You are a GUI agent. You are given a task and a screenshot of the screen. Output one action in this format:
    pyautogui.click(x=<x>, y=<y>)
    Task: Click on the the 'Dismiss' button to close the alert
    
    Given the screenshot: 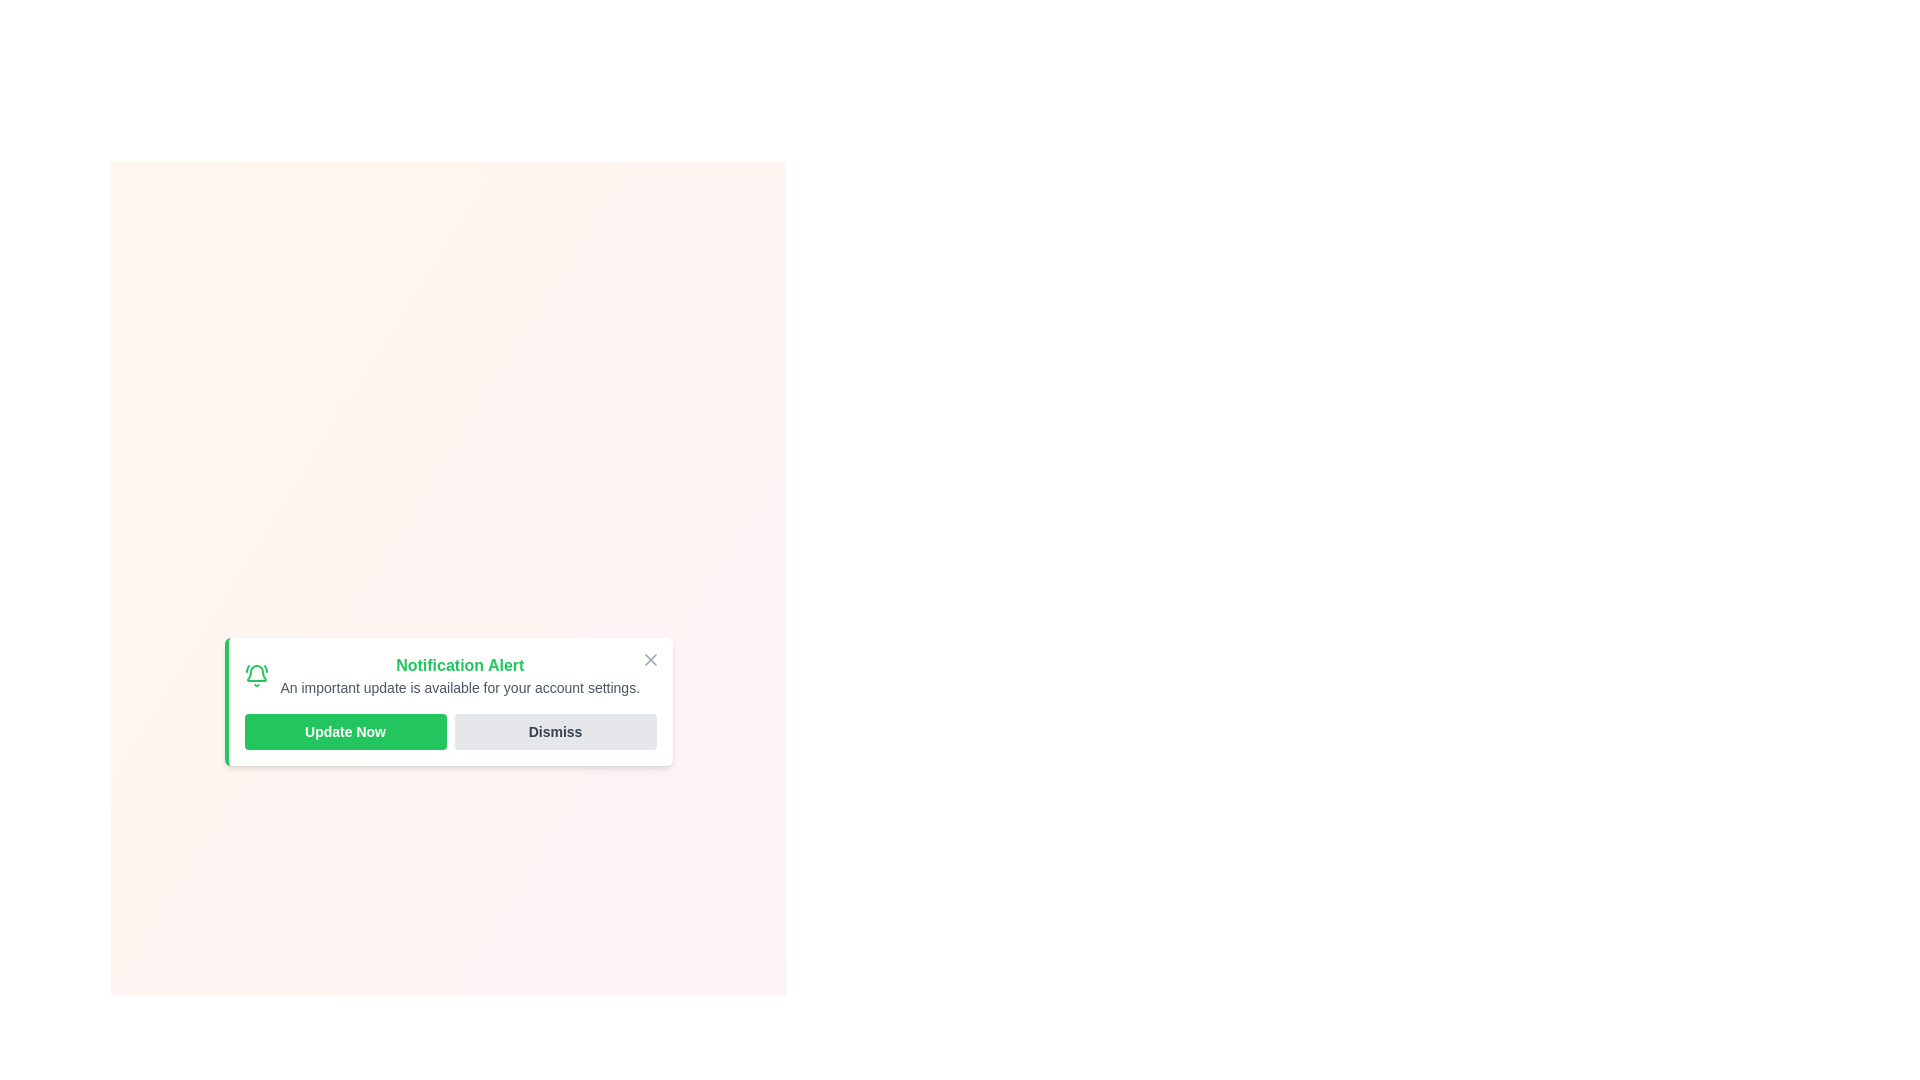 What is the action you would take?
    pyautogui.click(x=555, y=732)
    